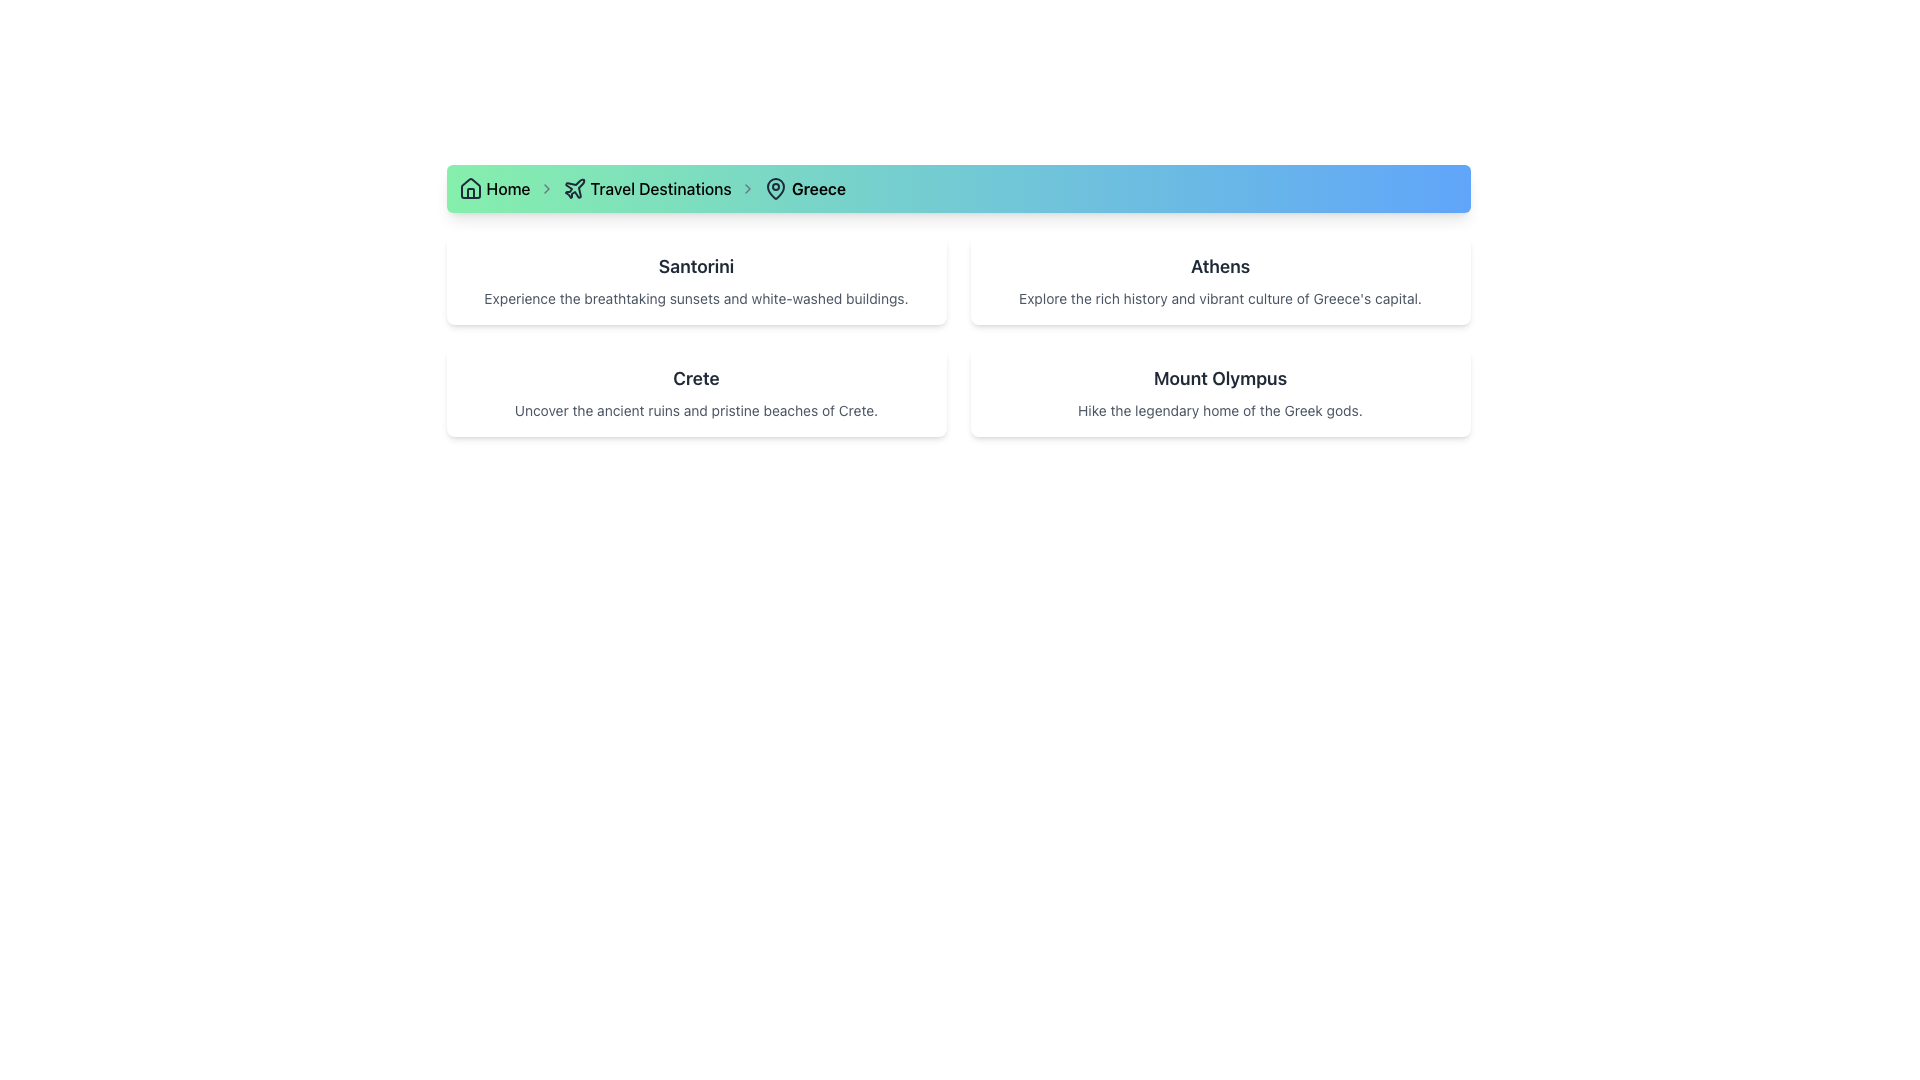 Image resolution: width=1920 pixels, height=1080 pixels. I want to click on the Breadcrumb link element that consists of a house-shaped icon and the text 'Home', so click(494, 189).